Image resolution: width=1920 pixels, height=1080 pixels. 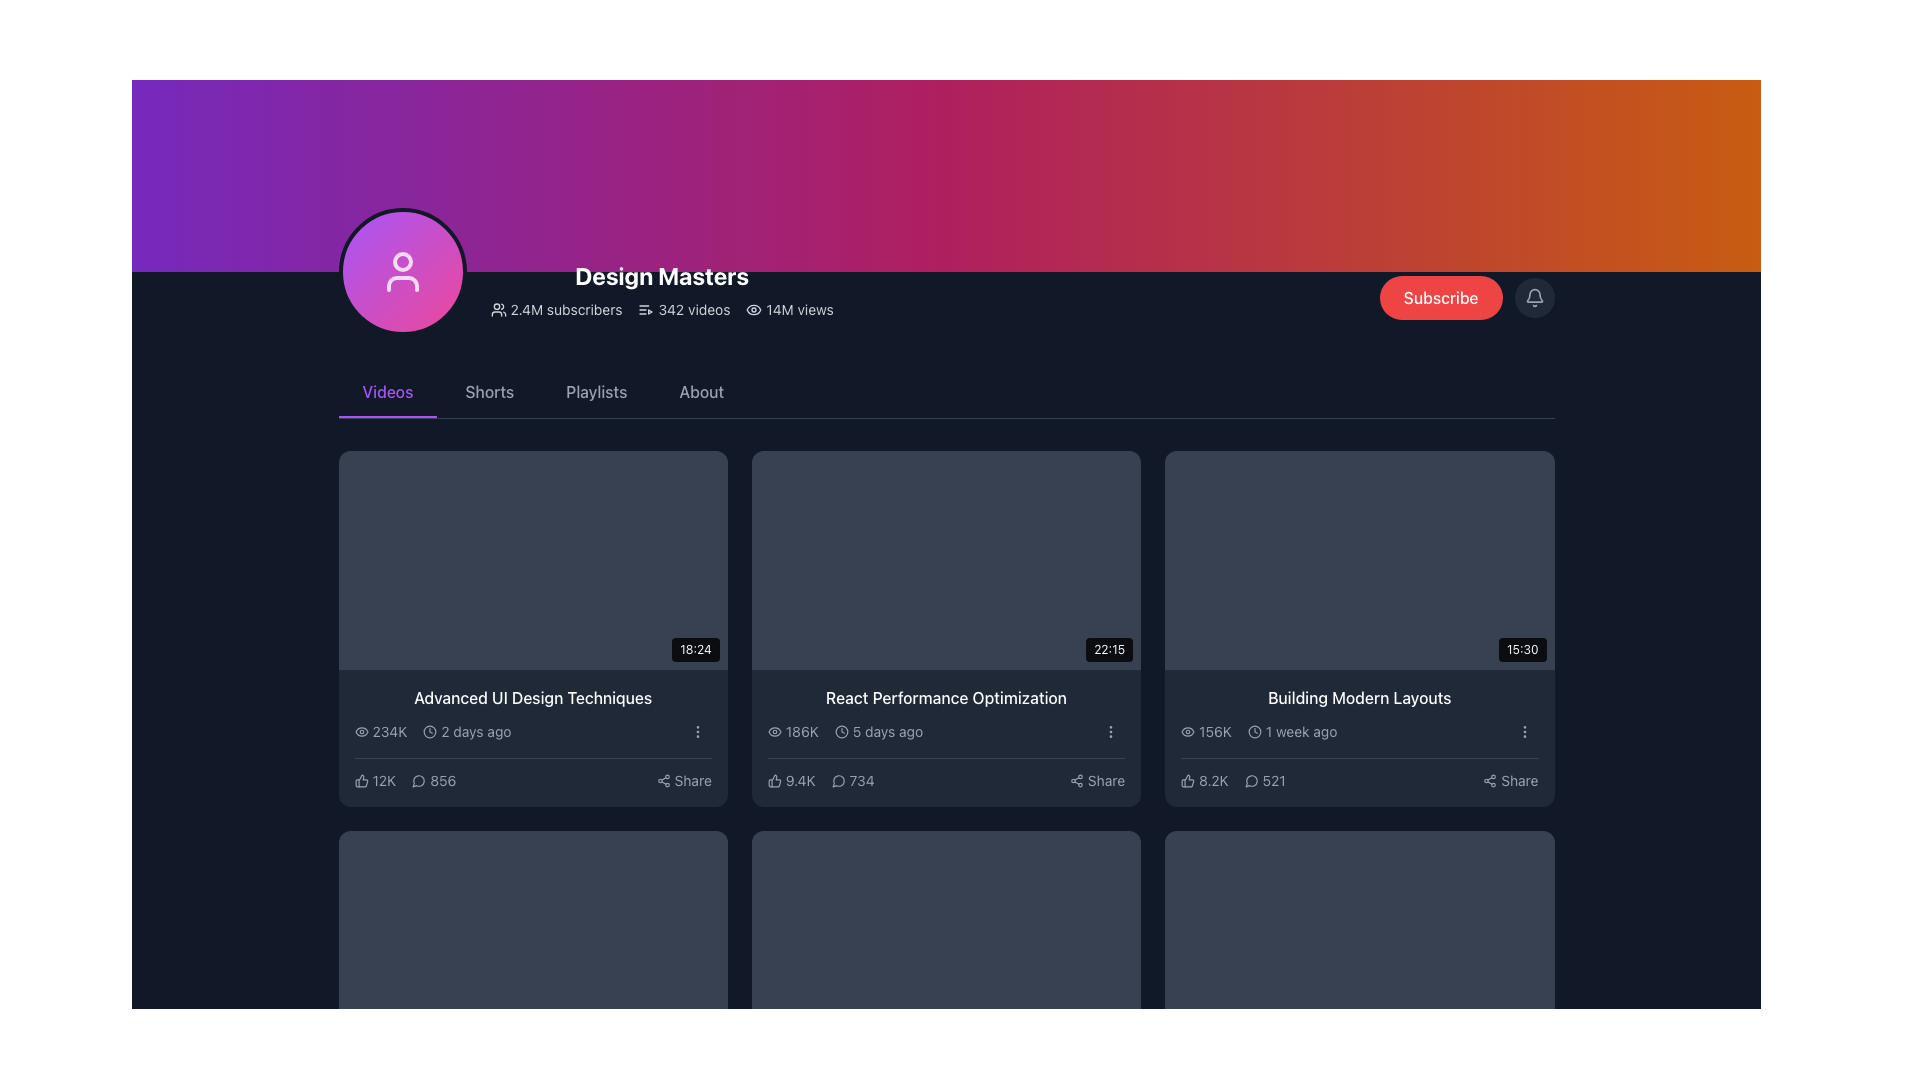 I want to click on the 'Share' button located at the bottom-right corner of the video card titled 'Building Modern Layouts', so click(x=1510, y=779).